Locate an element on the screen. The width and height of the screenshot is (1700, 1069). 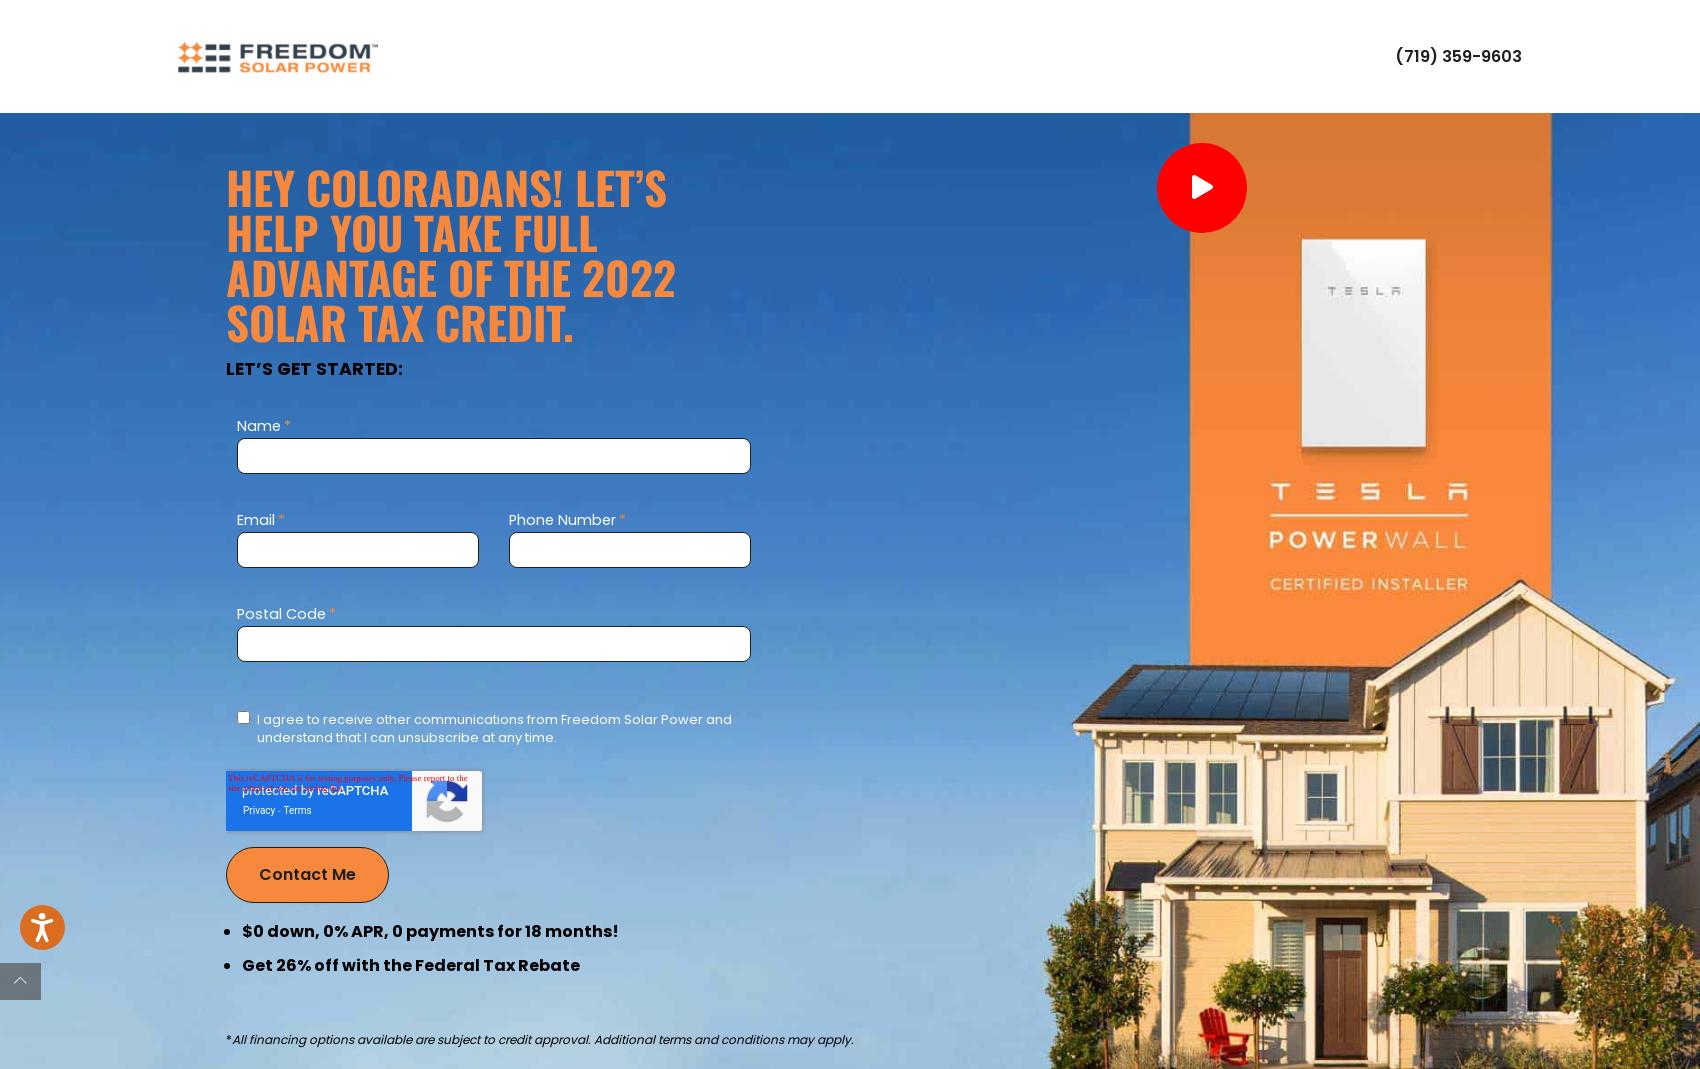
'Get 26% off with the Federal Tax Rebate' is located at coordinates (410, 964).